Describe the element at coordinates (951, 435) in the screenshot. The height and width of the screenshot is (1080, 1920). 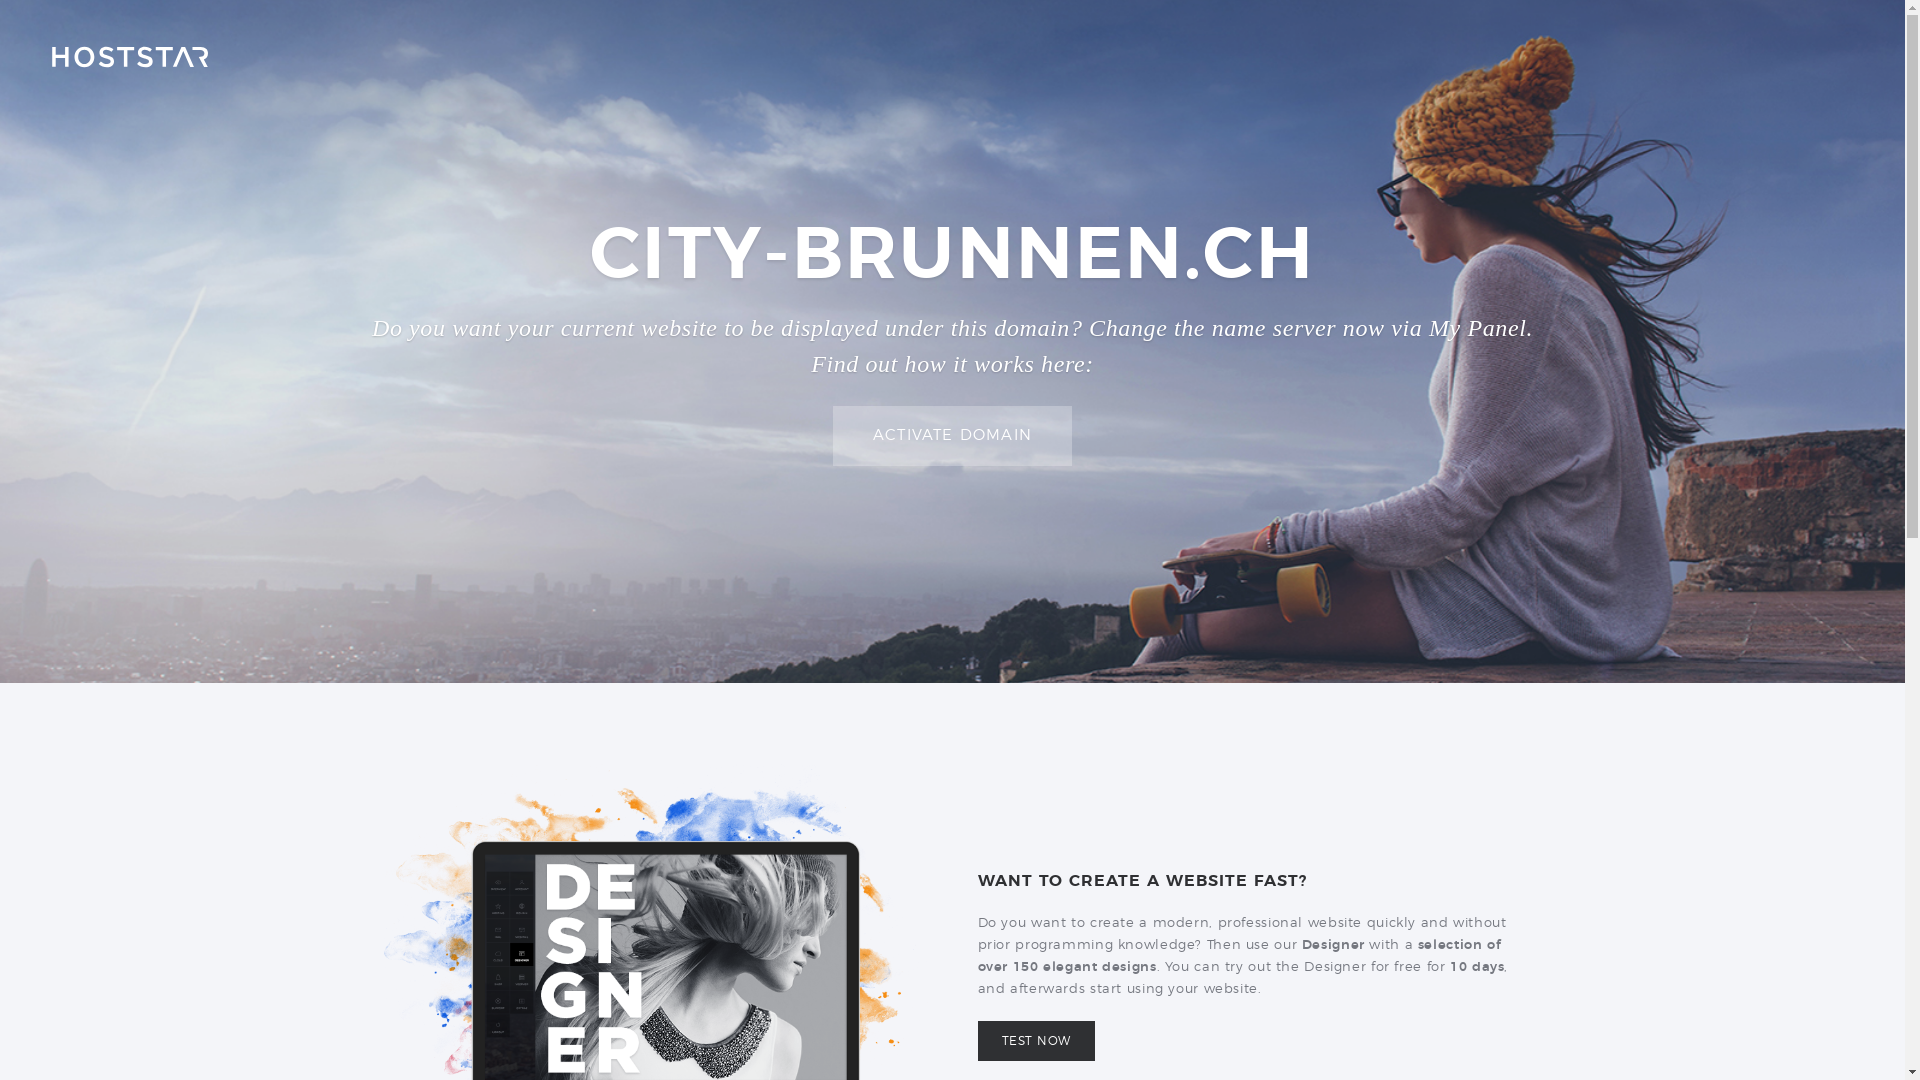
I see `'ACTIVATE DOMAIN'` at that location.